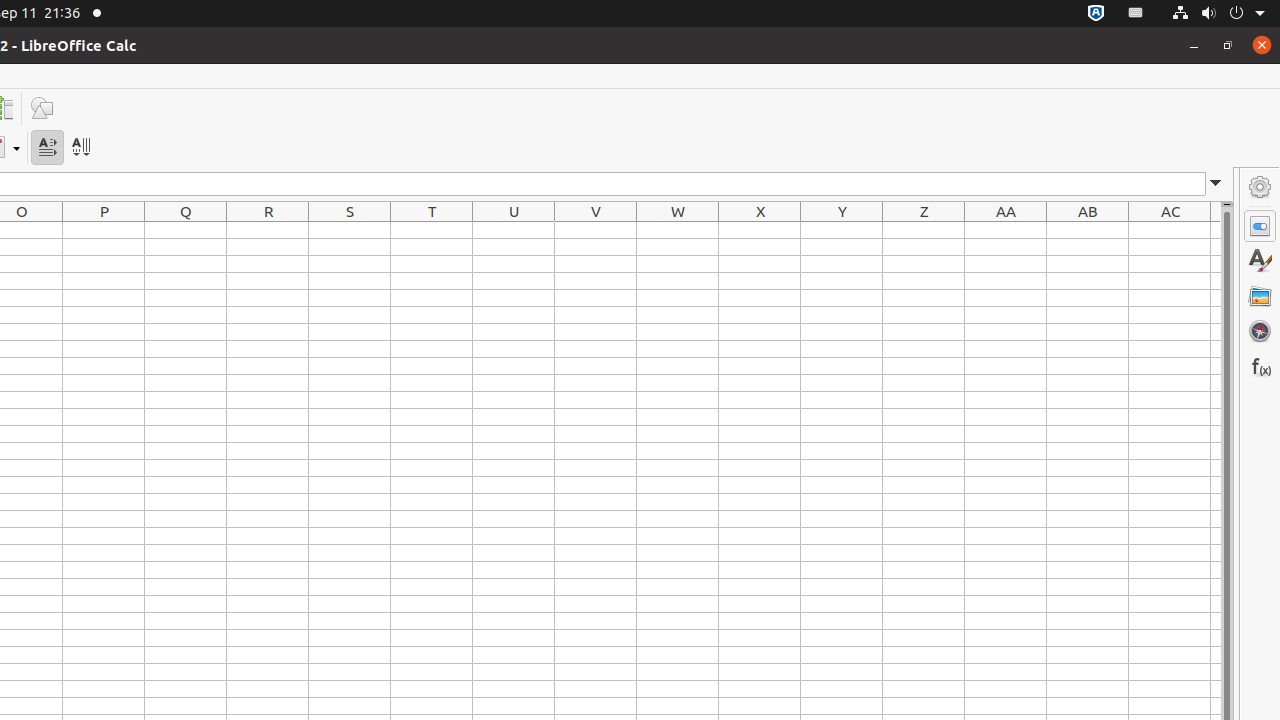 Image resolution: width=1280 pixels, height=720 pixels. What do you see at coordinates (1170, 229) in the screenshot?
I see `'AC1'` at bounding box center [1170, 229].